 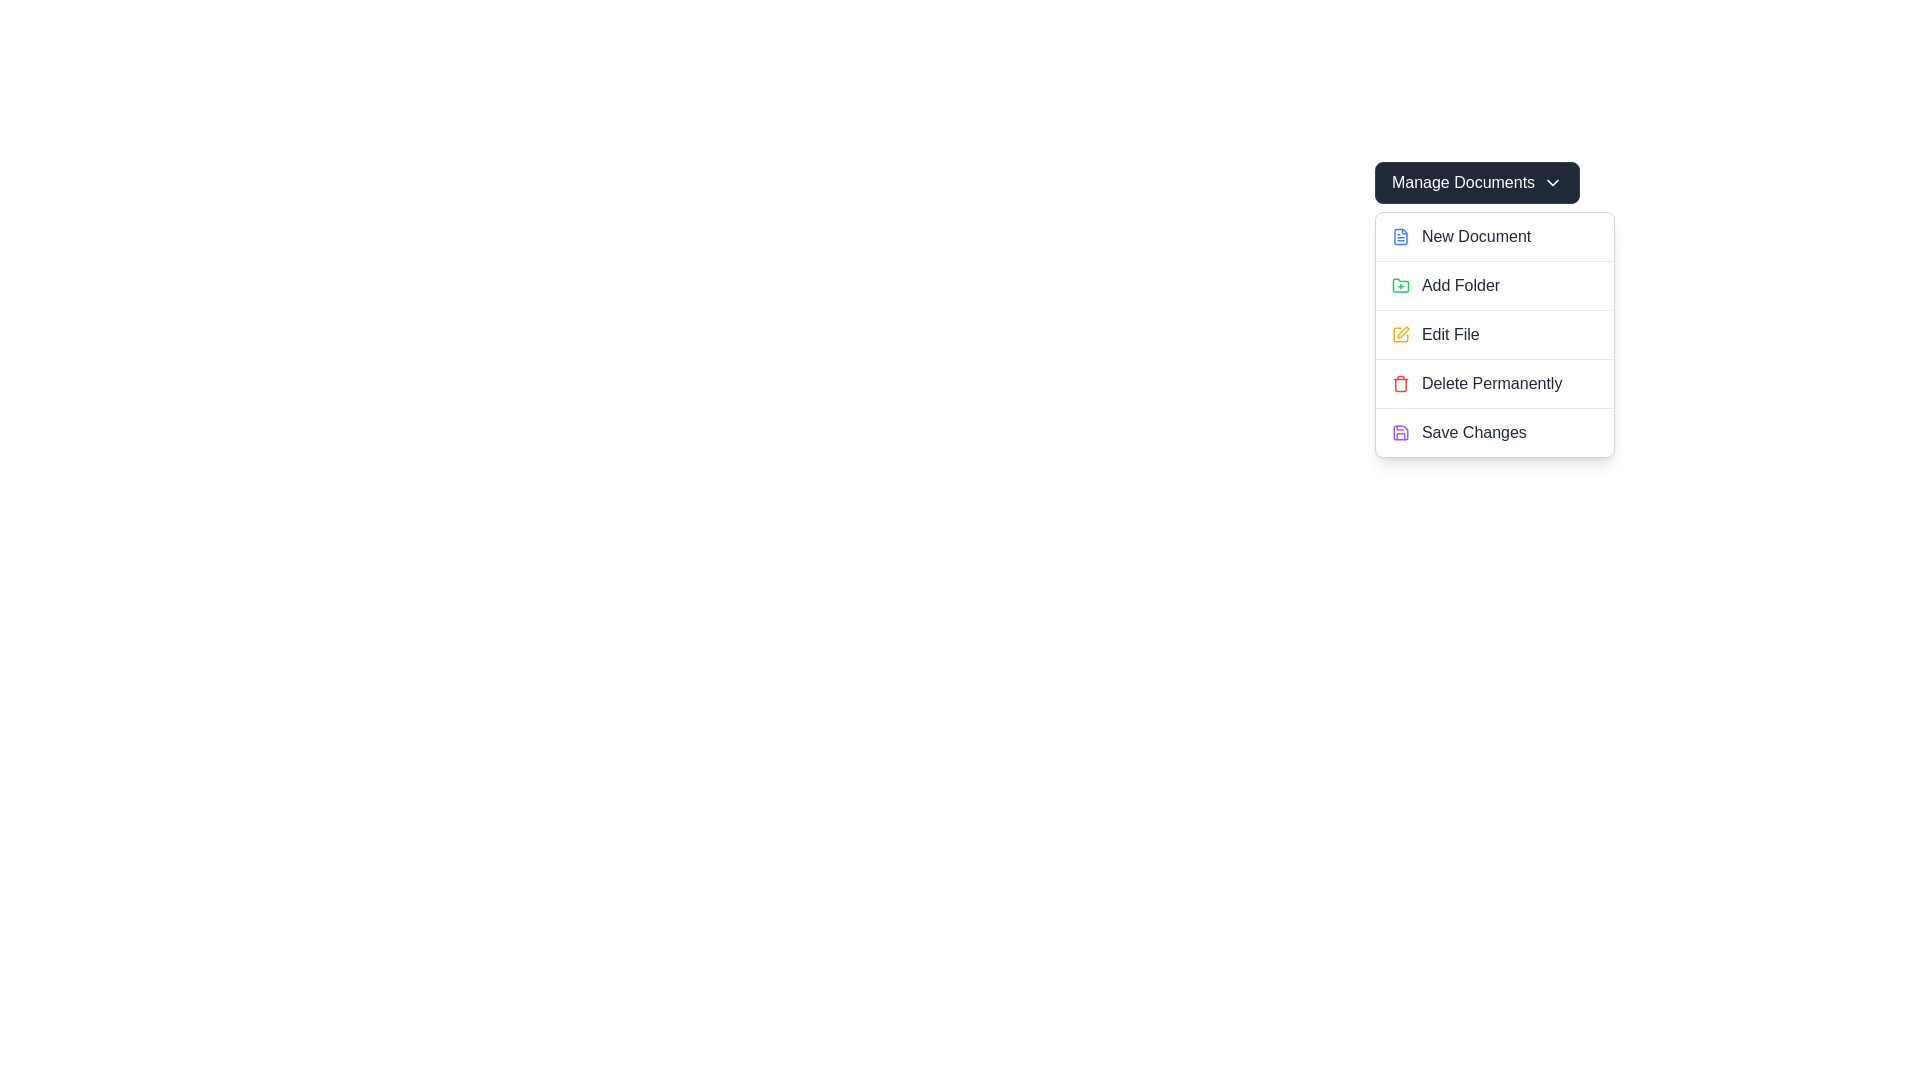 I want to click on the edit icon (pen) located at the top-right corner beneath the 'Edit File' label, so click(x=1402, y=331).